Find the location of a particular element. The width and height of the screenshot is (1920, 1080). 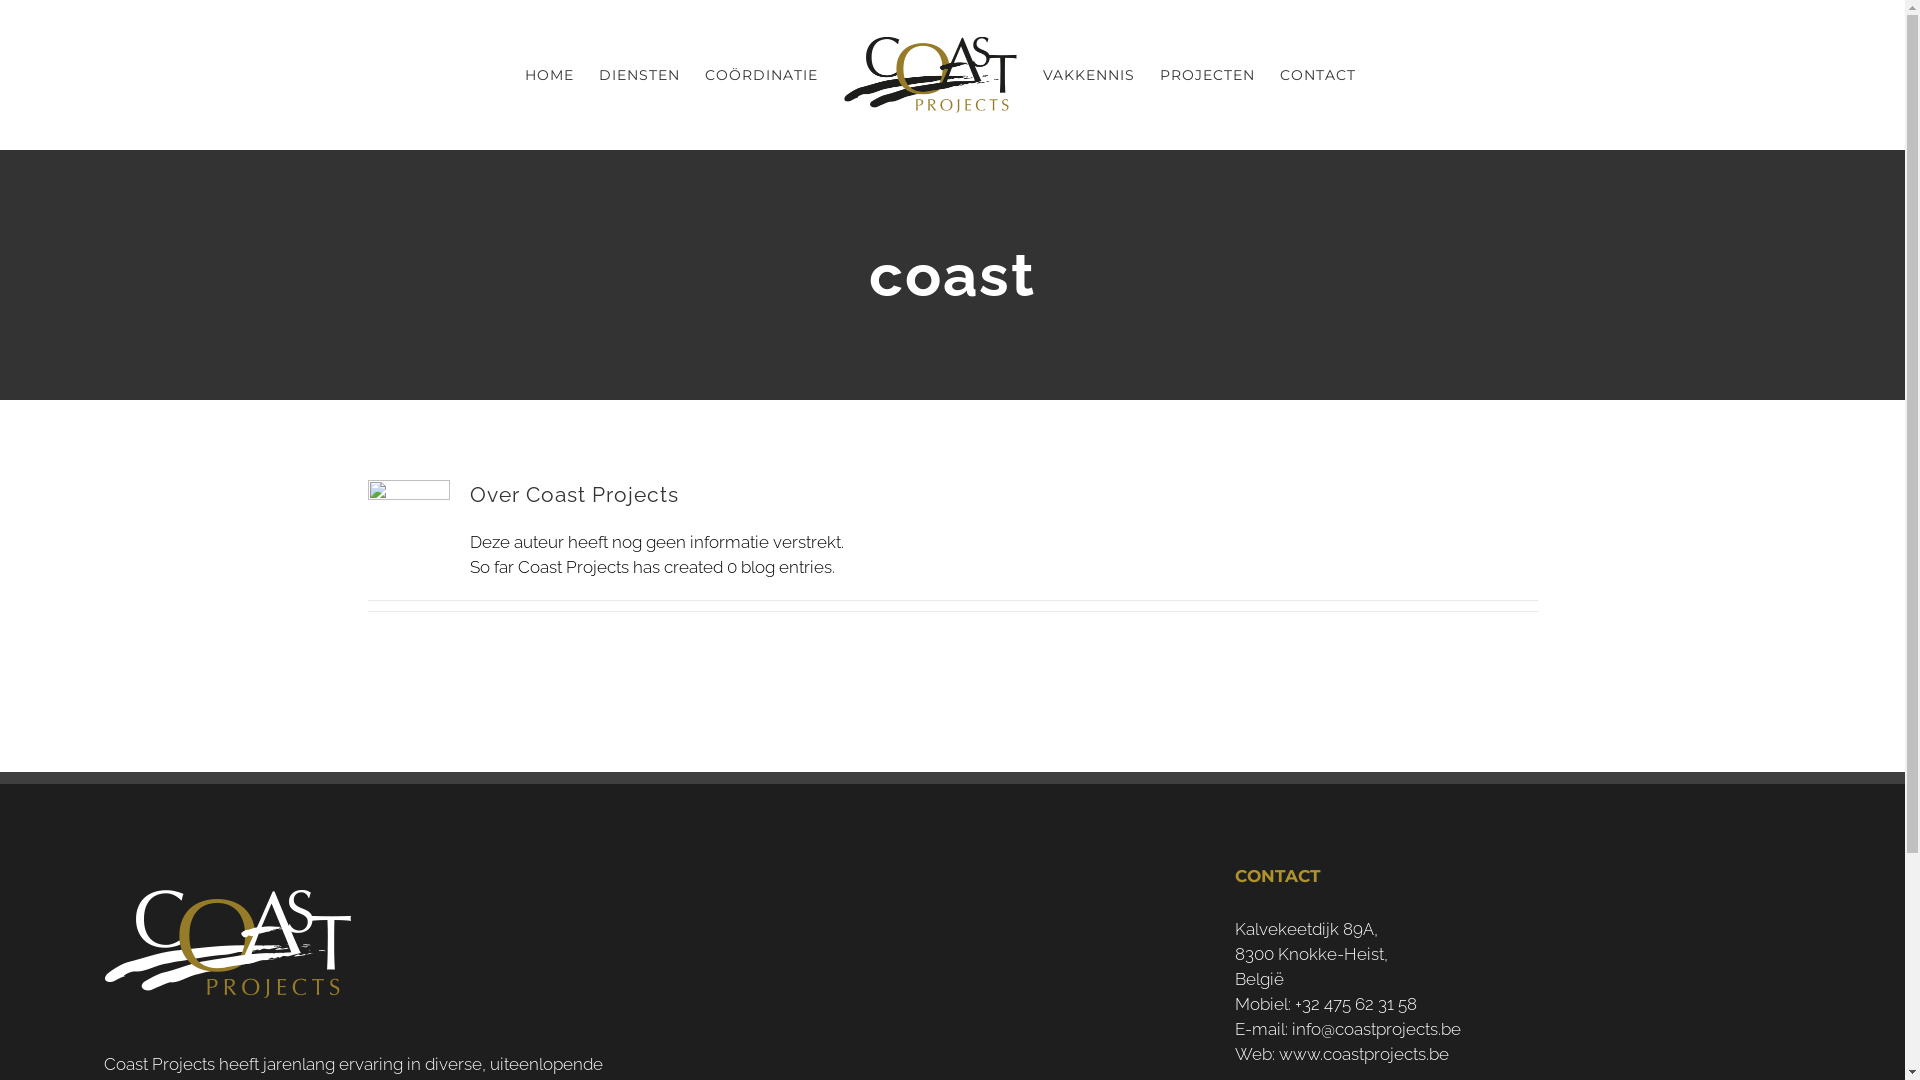

'HOME' is located at coordinates (548, 73).